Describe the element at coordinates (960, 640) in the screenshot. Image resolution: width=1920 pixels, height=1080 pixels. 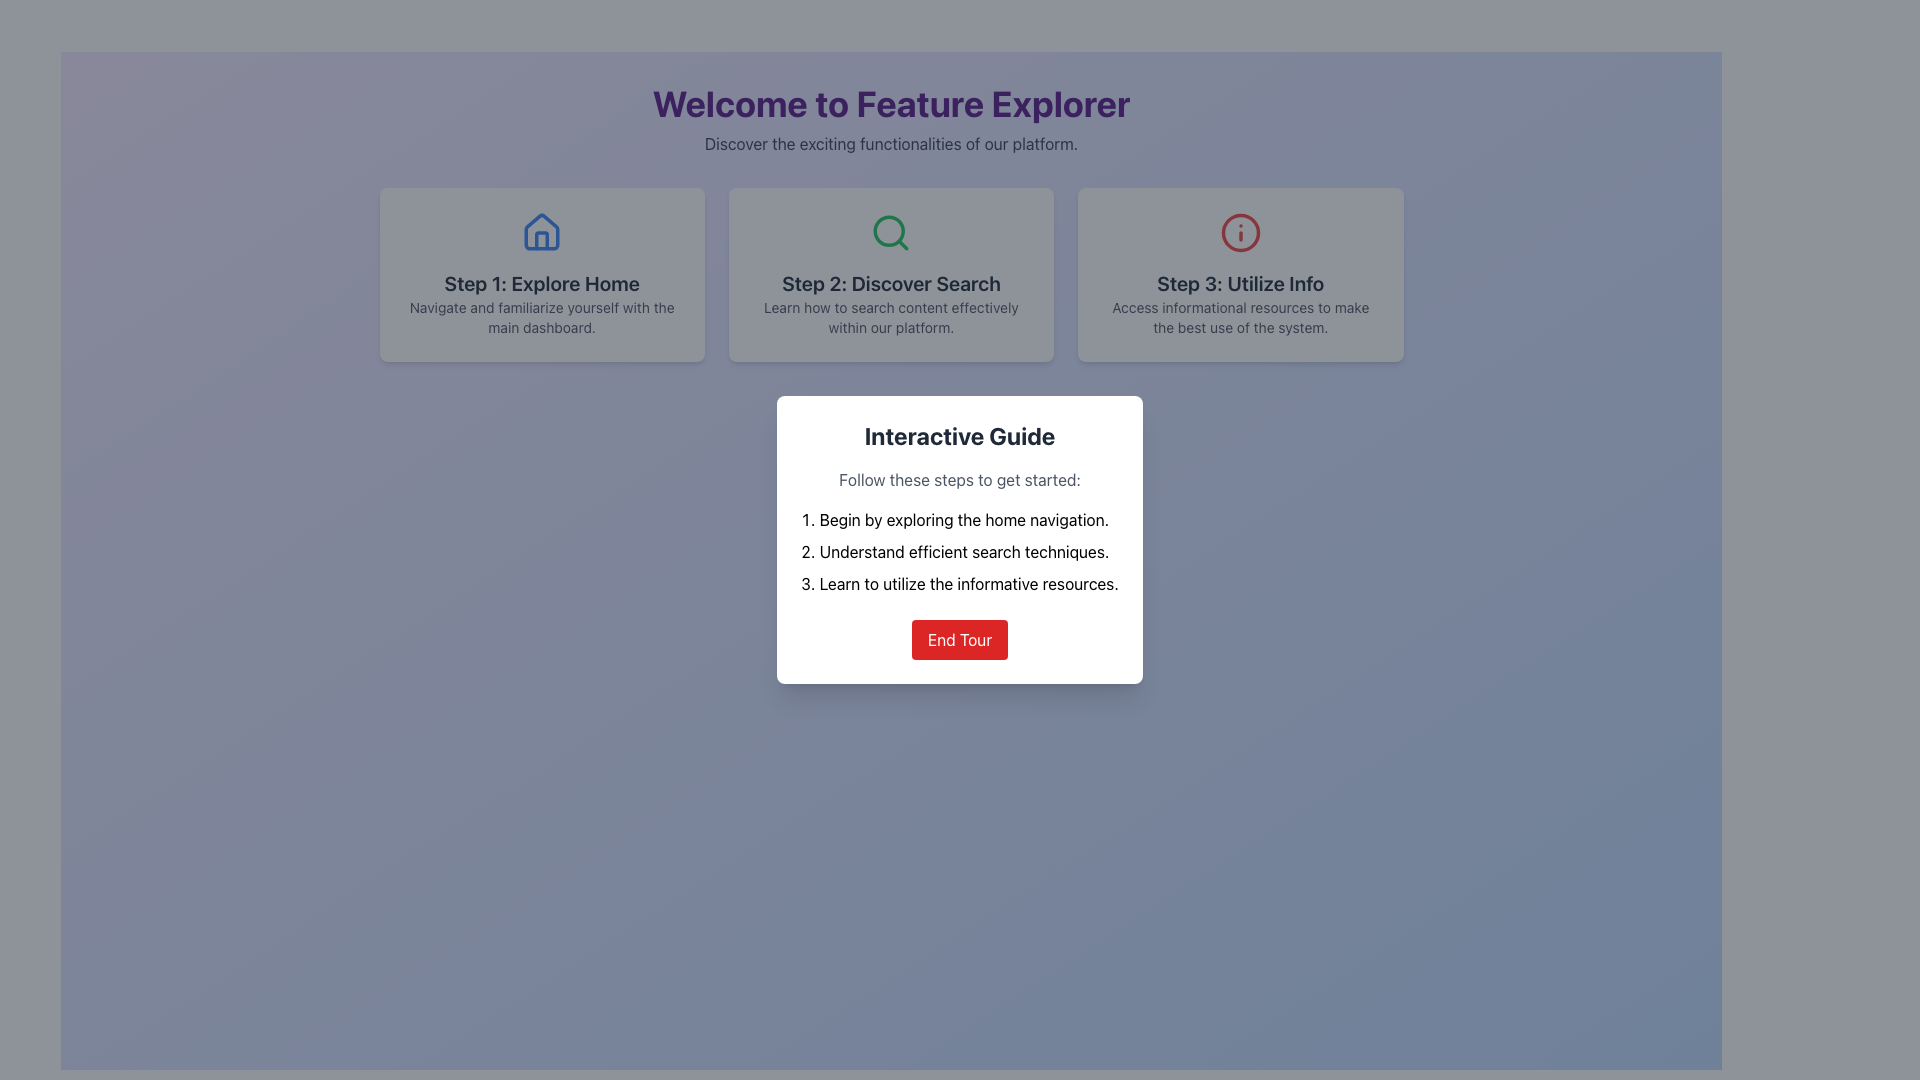
I see `the terminate tour button located centrally within the modal box` at that location.